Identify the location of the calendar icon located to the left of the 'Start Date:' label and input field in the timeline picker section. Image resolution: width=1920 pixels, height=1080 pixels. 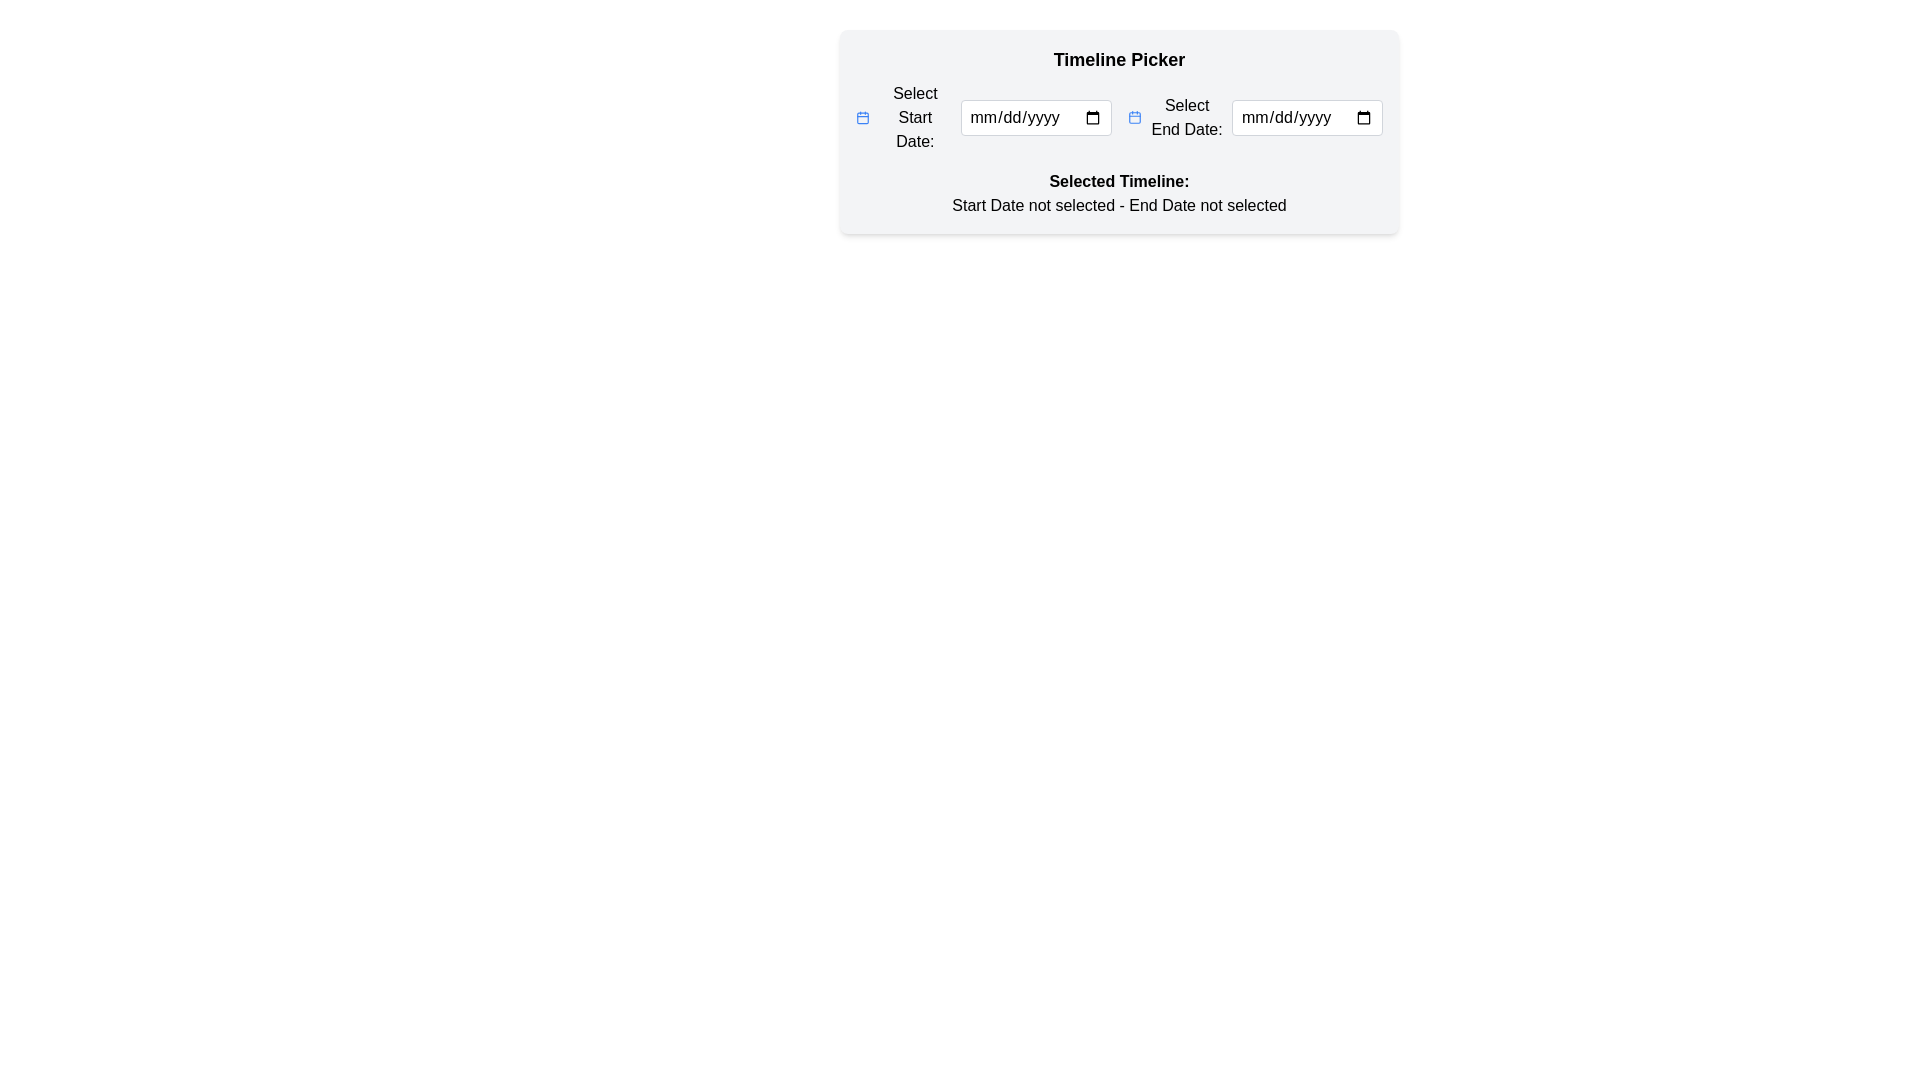
(863, 118).